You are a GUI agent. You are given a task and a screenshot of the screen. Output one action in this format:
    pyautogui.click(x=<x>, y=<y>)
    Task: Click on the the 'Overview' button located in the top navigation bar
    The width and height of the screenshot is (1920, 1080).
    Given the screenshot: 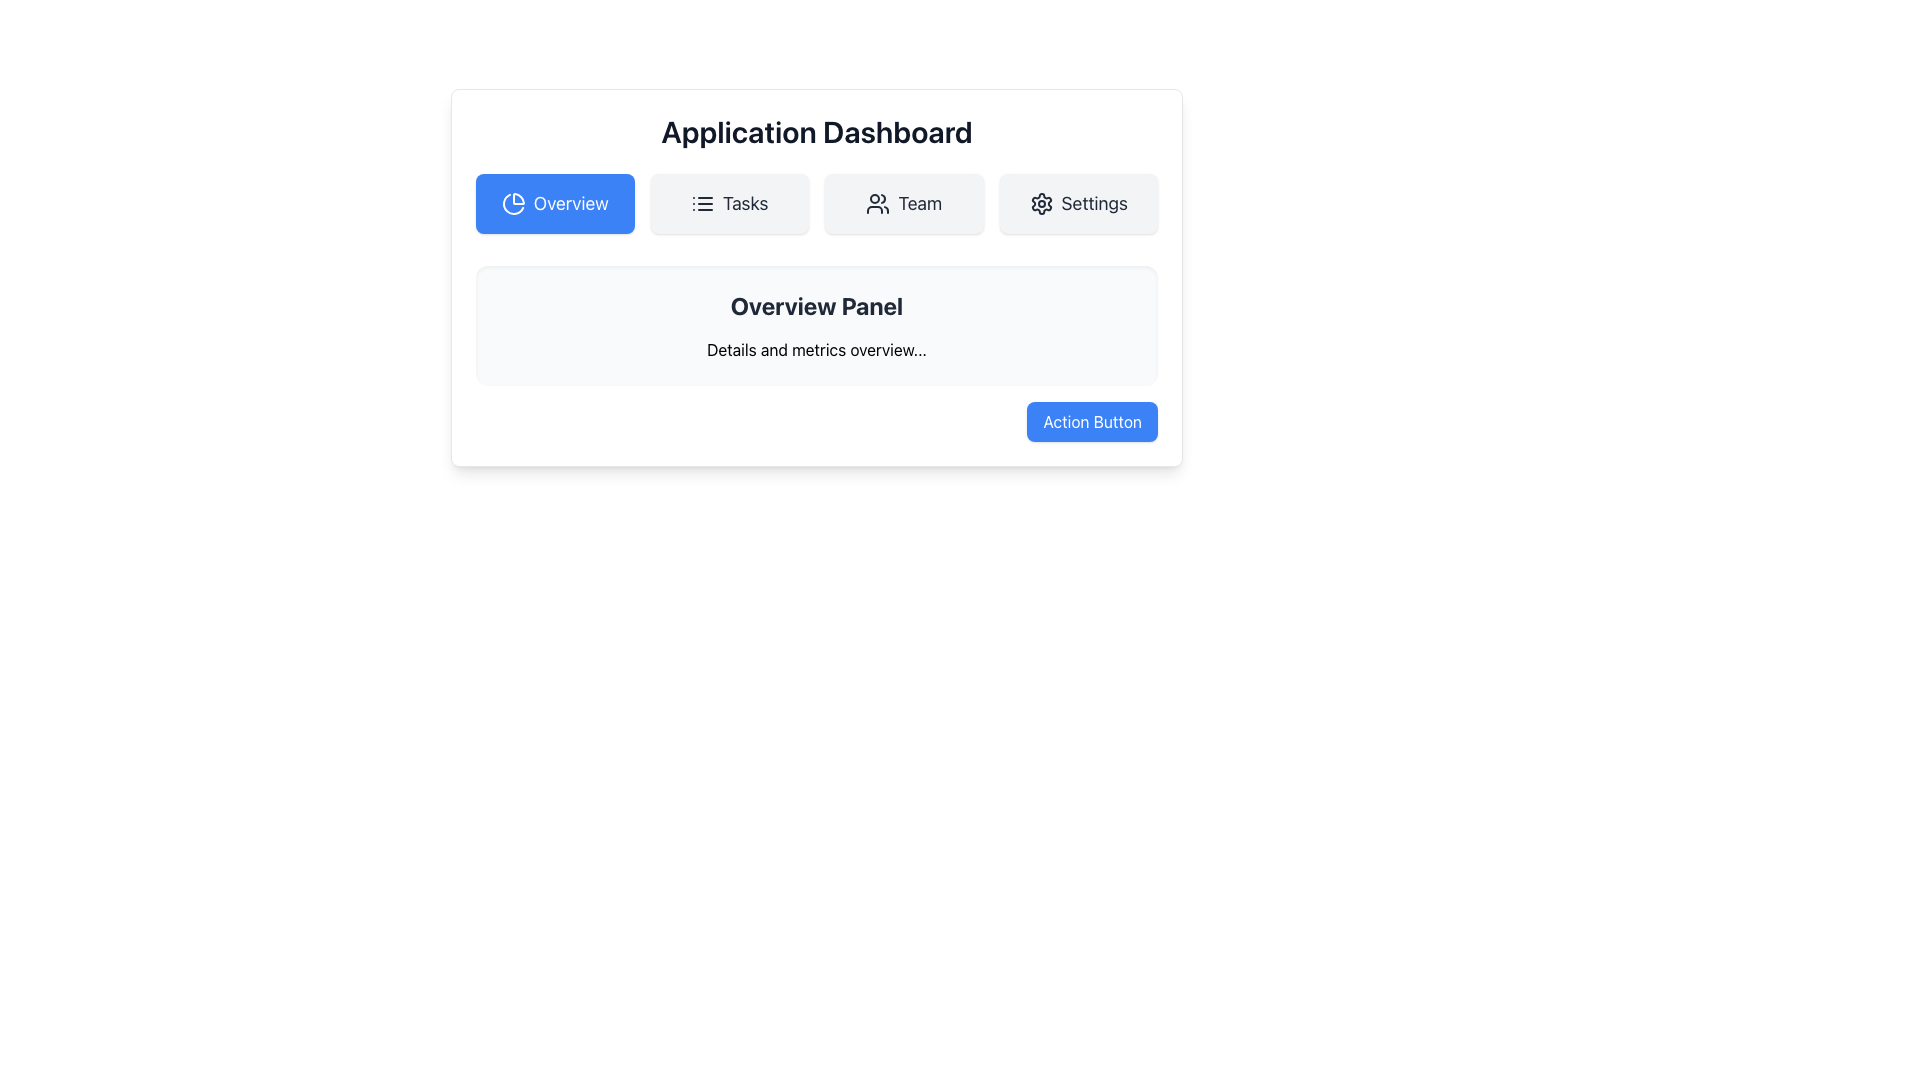 What is the action you would take?
    pyautogui.click(x=518, y=199)
    